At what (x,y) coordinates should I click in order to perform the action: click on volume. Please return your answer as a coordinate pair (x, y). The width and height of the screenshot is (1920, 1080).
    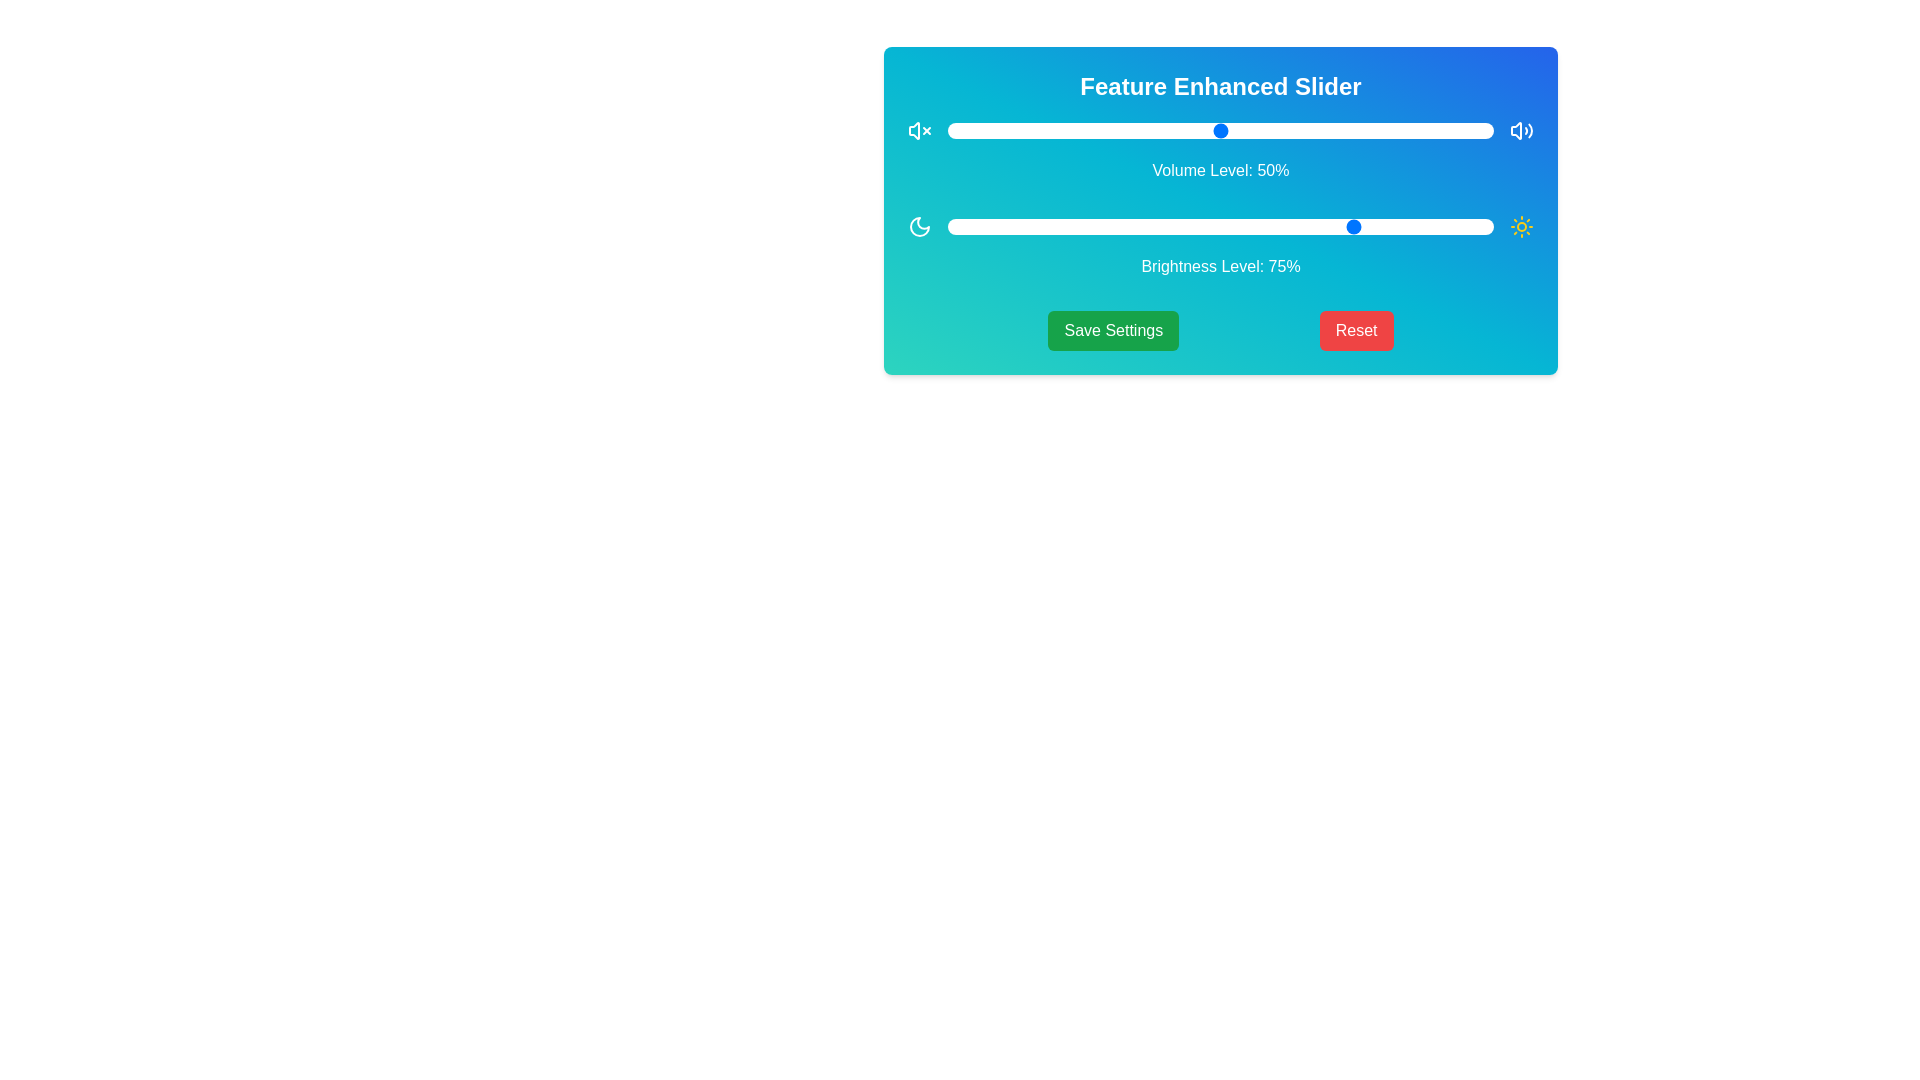
    Looking at the image, I should click on (1450, 131).